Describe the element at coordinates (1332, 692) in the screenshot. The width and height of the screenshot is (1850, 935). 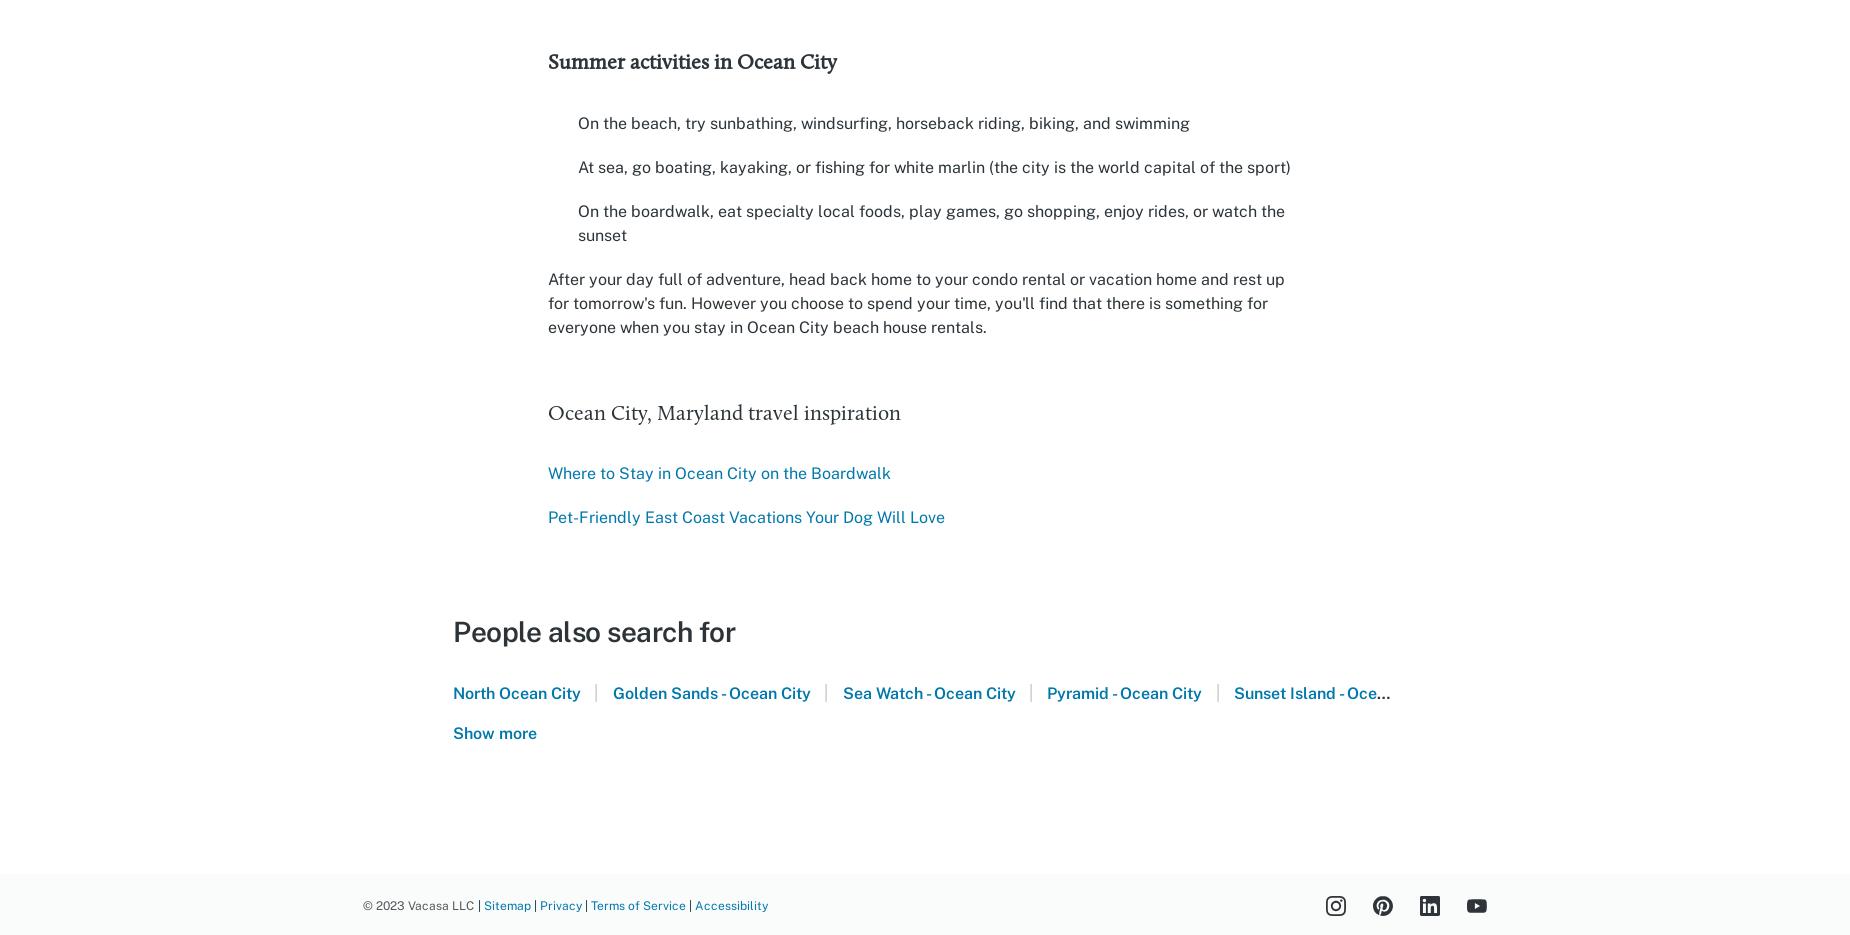
I see `'Sunset Island - Ocean City'` at that location.